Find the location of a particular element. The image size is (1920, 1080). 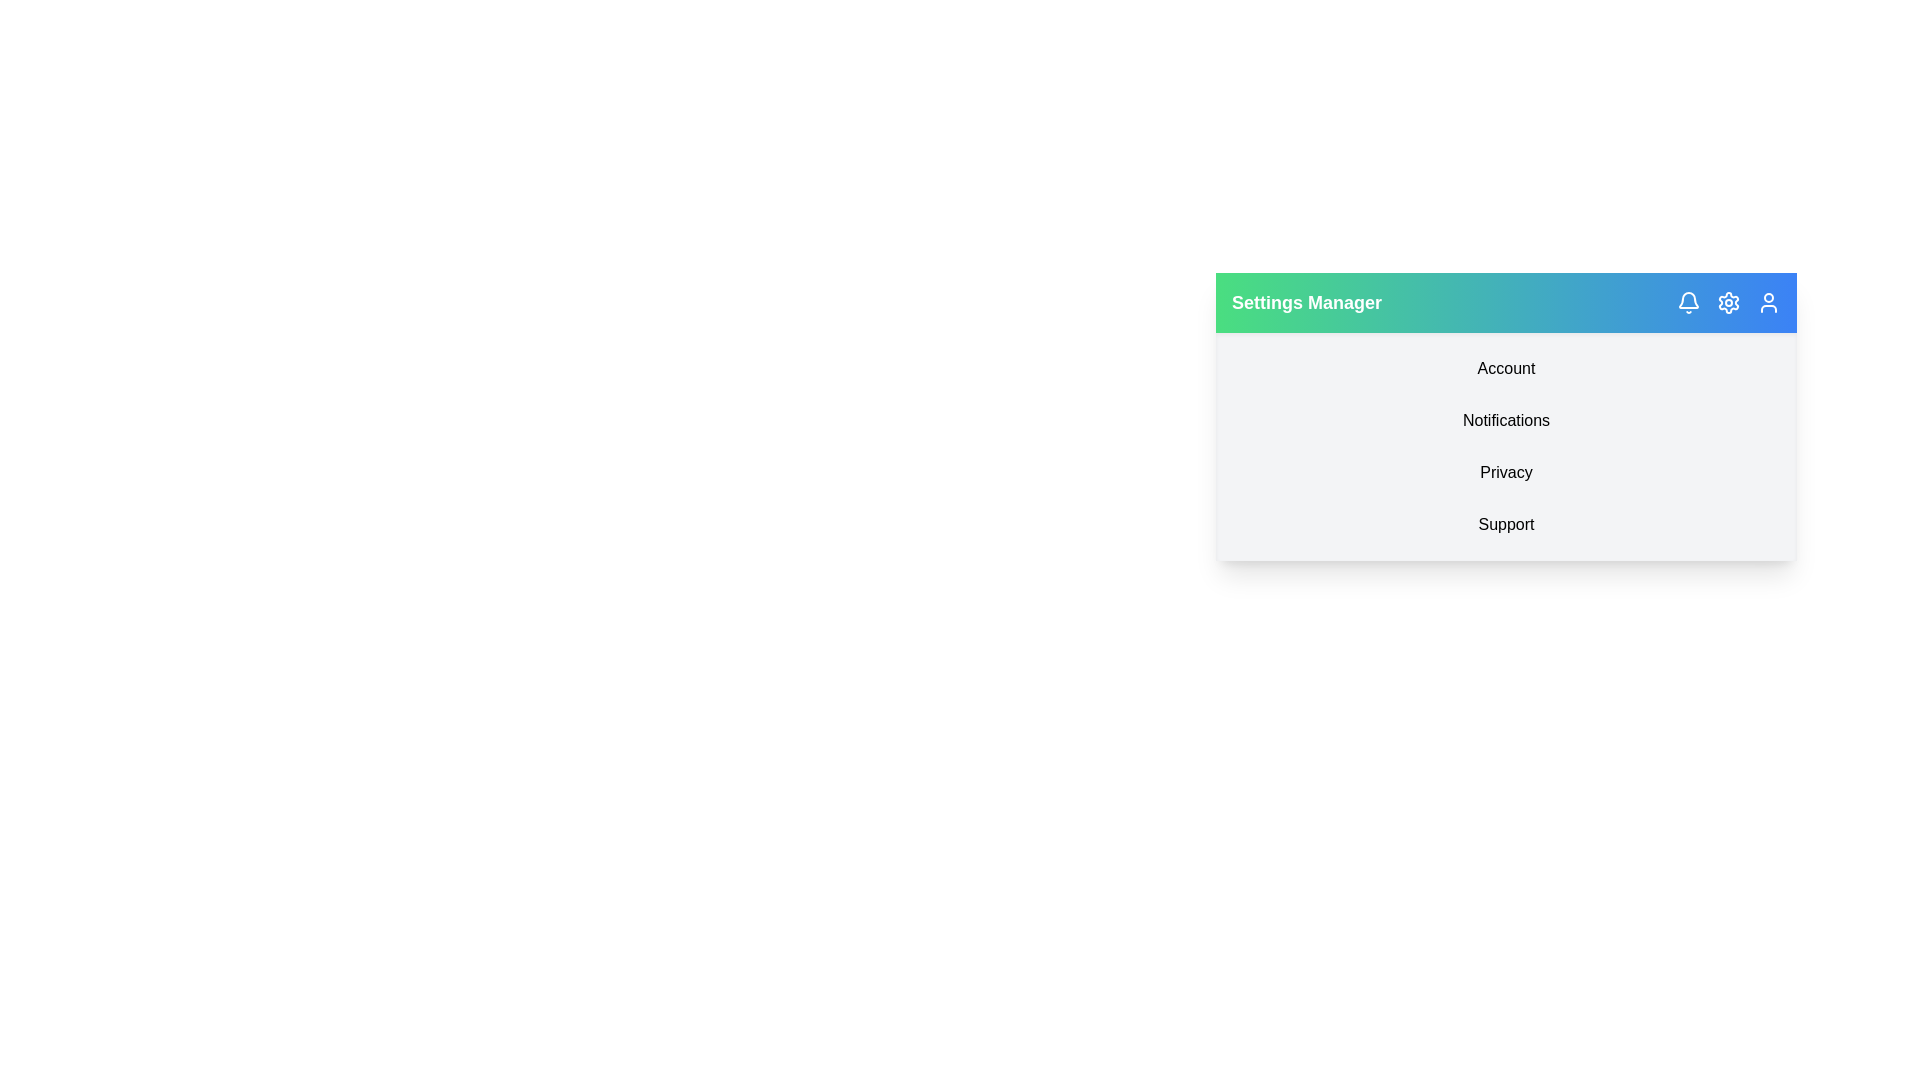

the settings icon to toggle the settings drawer is located at coordinates (1727, 303).